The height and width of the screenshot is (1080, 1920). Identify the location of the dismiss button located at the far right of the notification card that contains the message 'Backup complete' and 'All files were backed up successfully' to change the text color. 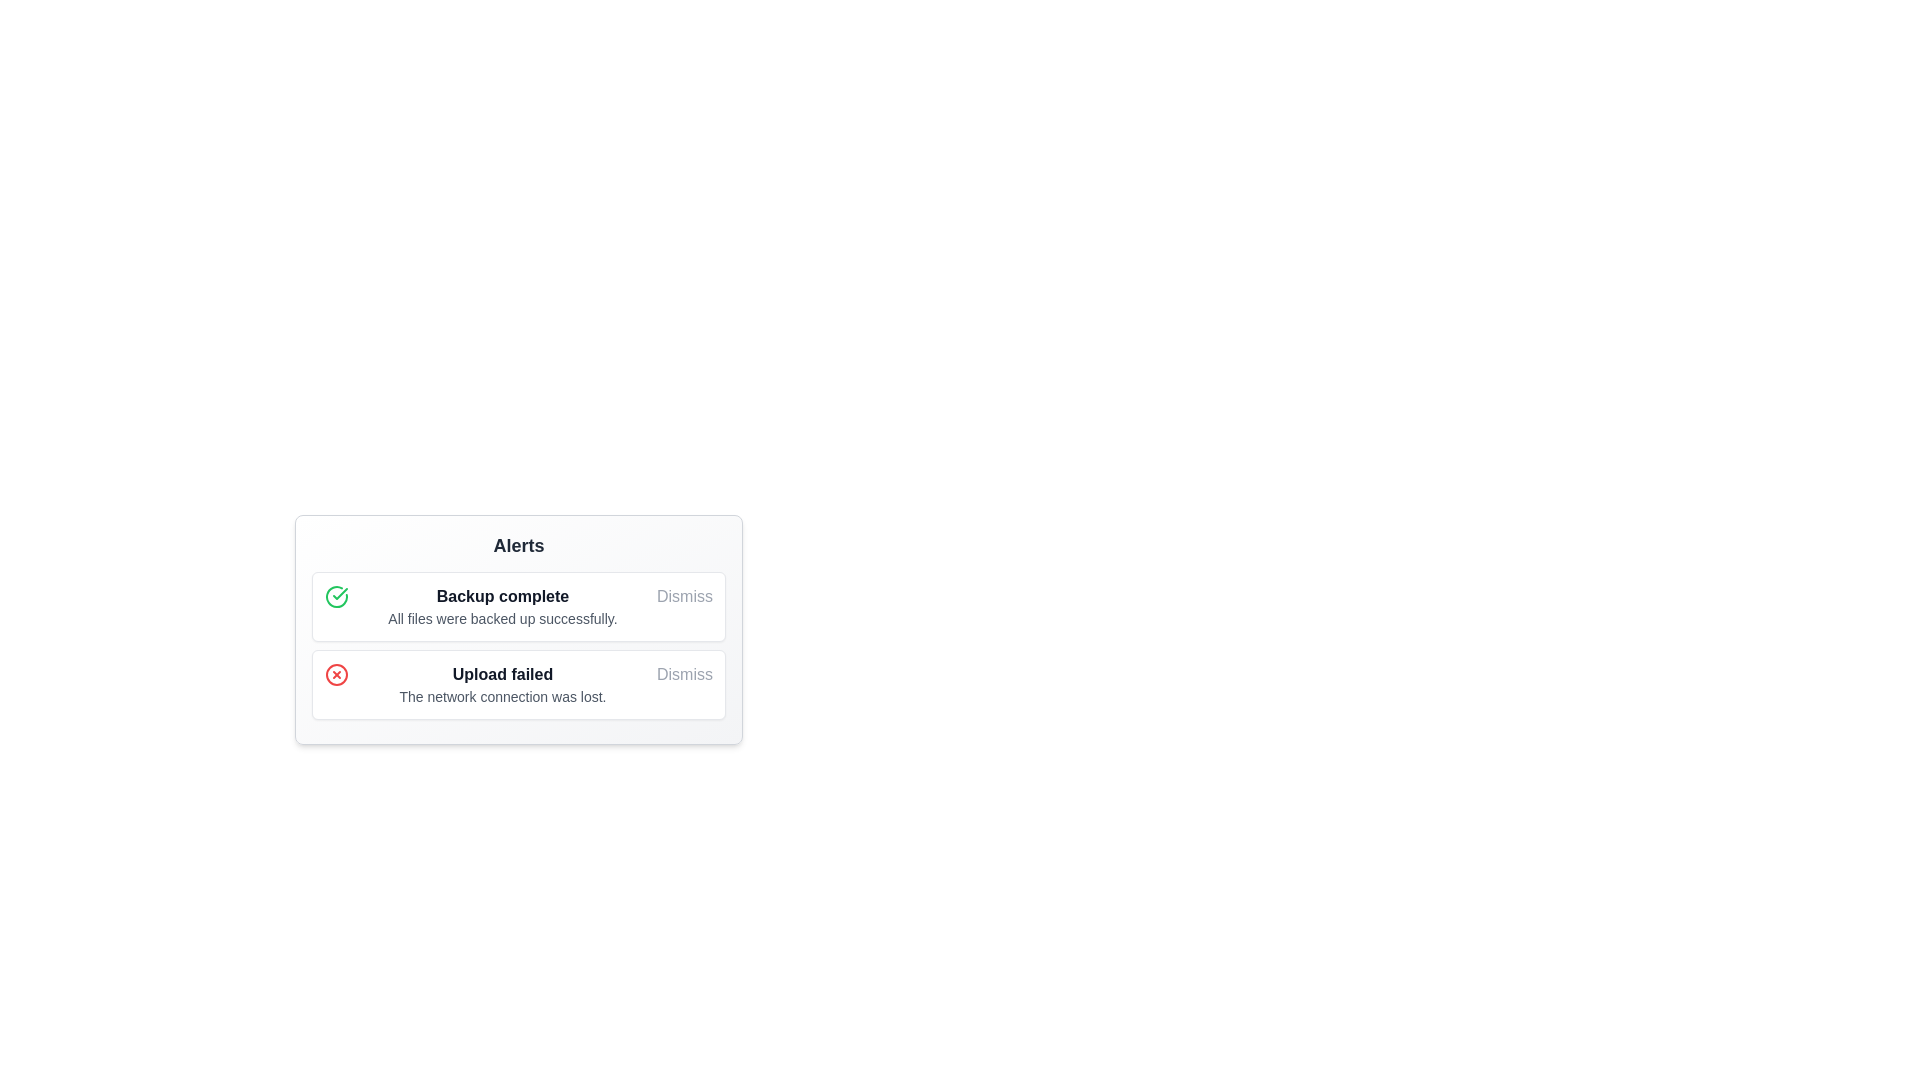
(685, 596).